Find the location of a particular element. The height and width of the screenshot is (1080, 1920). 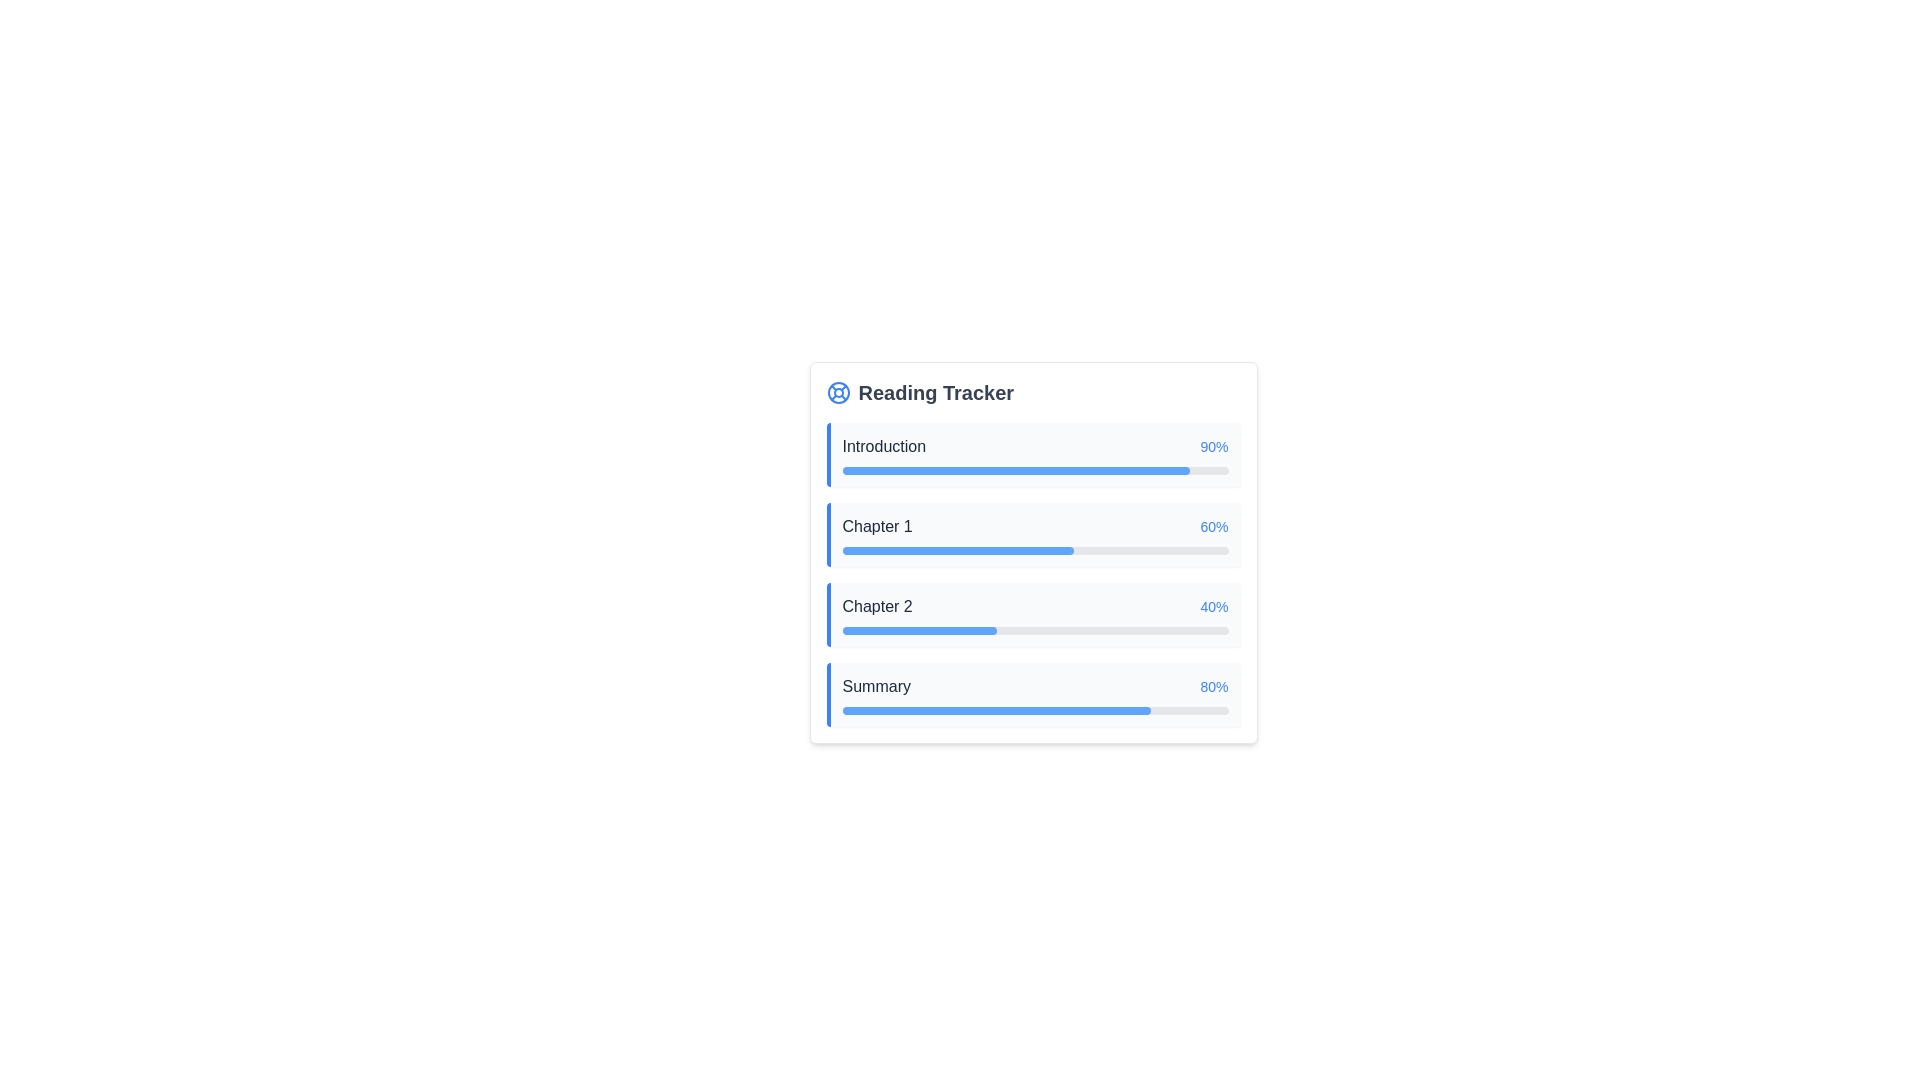

styles of the Progress Bar fill segment indicating 90% completion of the 'Introduction' chapter in the 'Reading Tracker' section using development tools is located at coordinates (1016, 470).